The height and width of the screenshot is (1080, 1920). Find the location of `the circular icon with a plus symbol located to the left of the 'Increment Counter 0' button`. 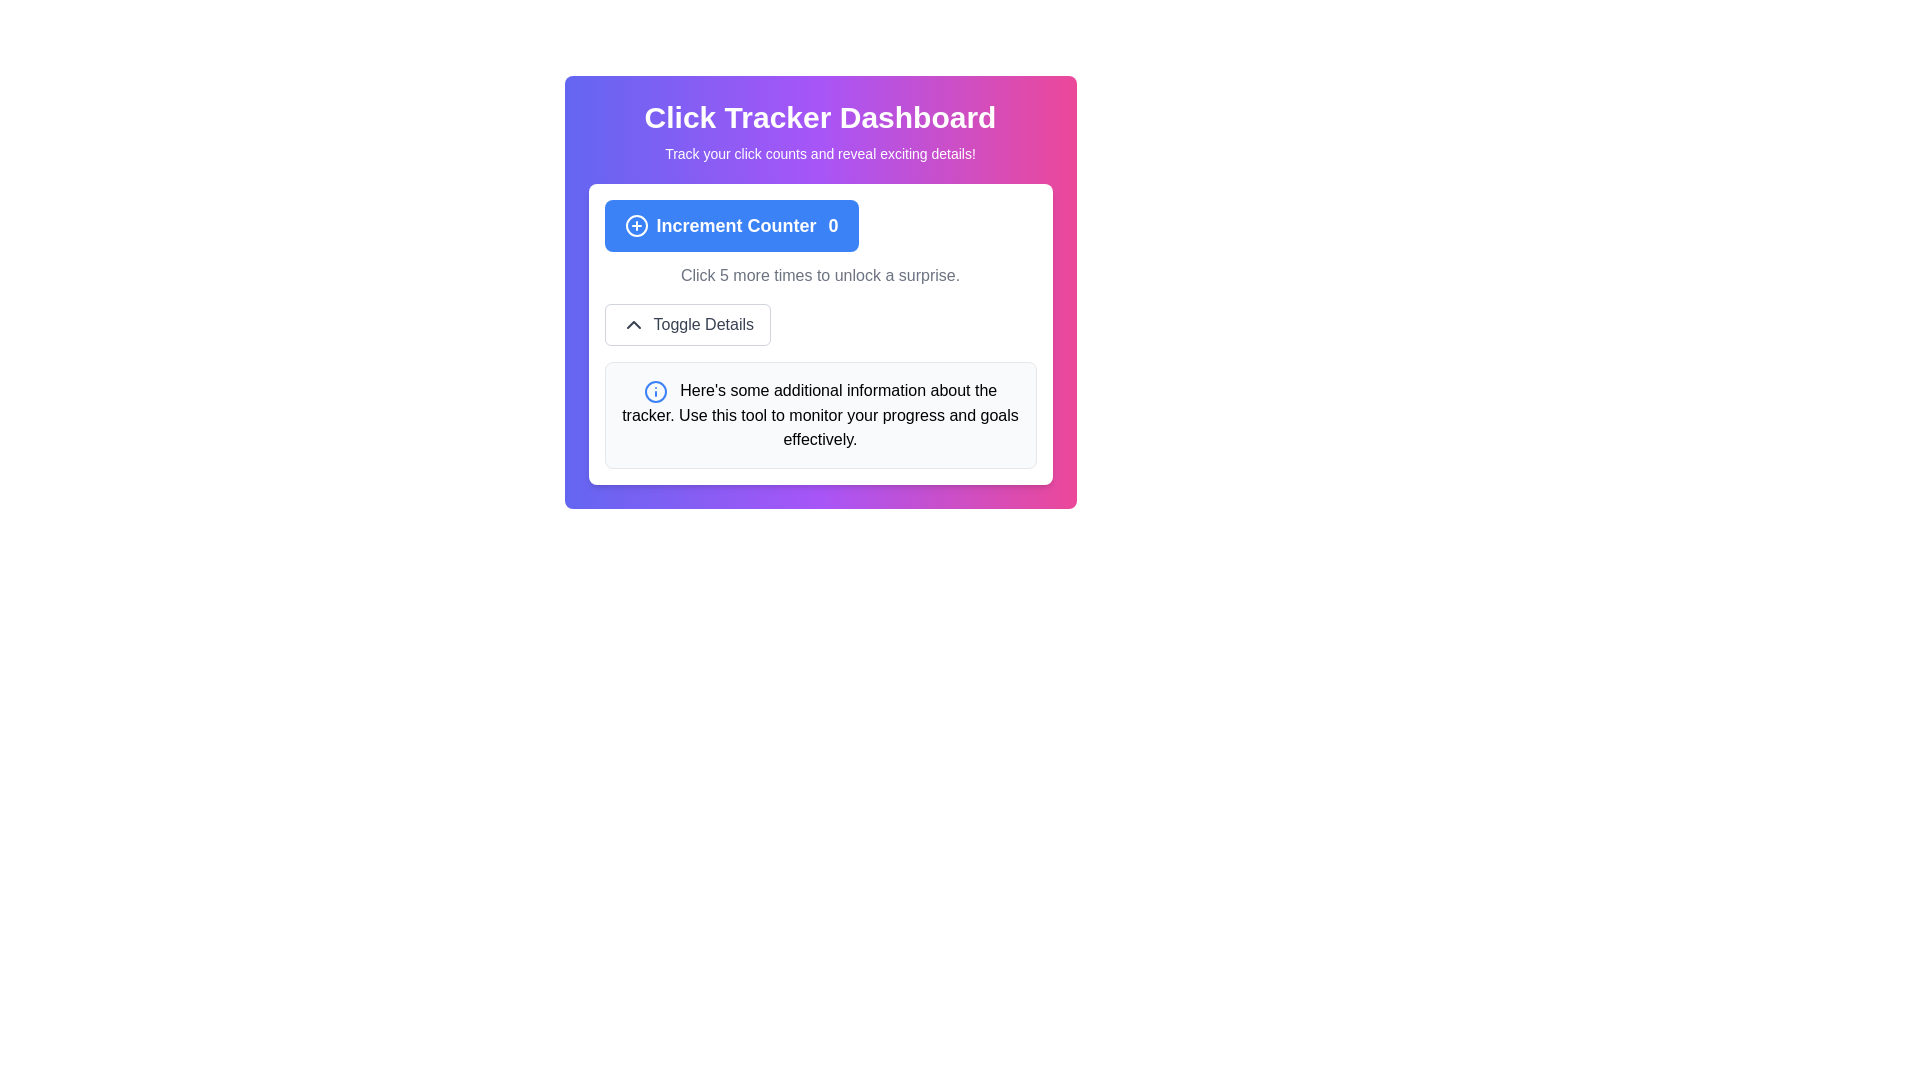

the circular icon with a plus symbol located to the left of the 'Increment Counter 0' button is located at coordinates (635, 225).